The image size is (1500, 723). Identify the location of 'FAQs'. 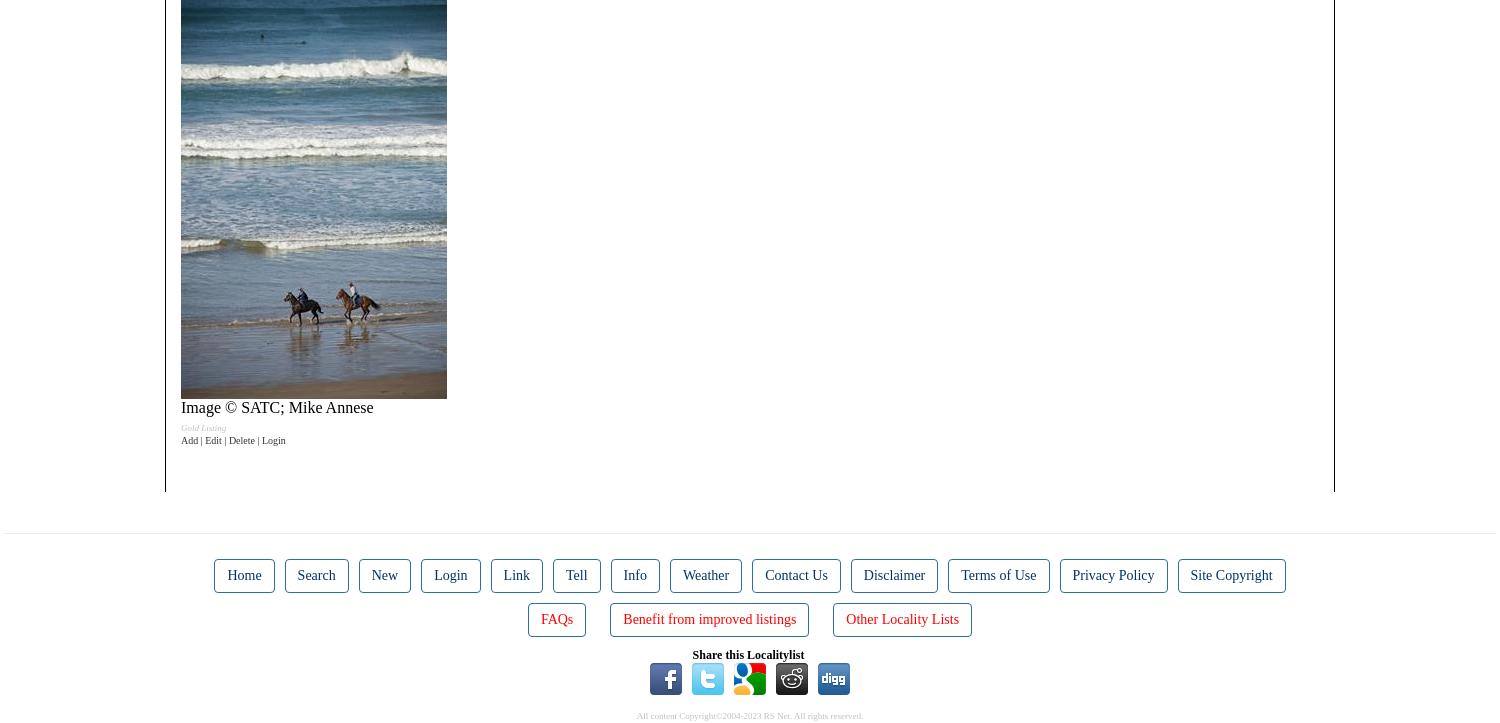
(556, 619).